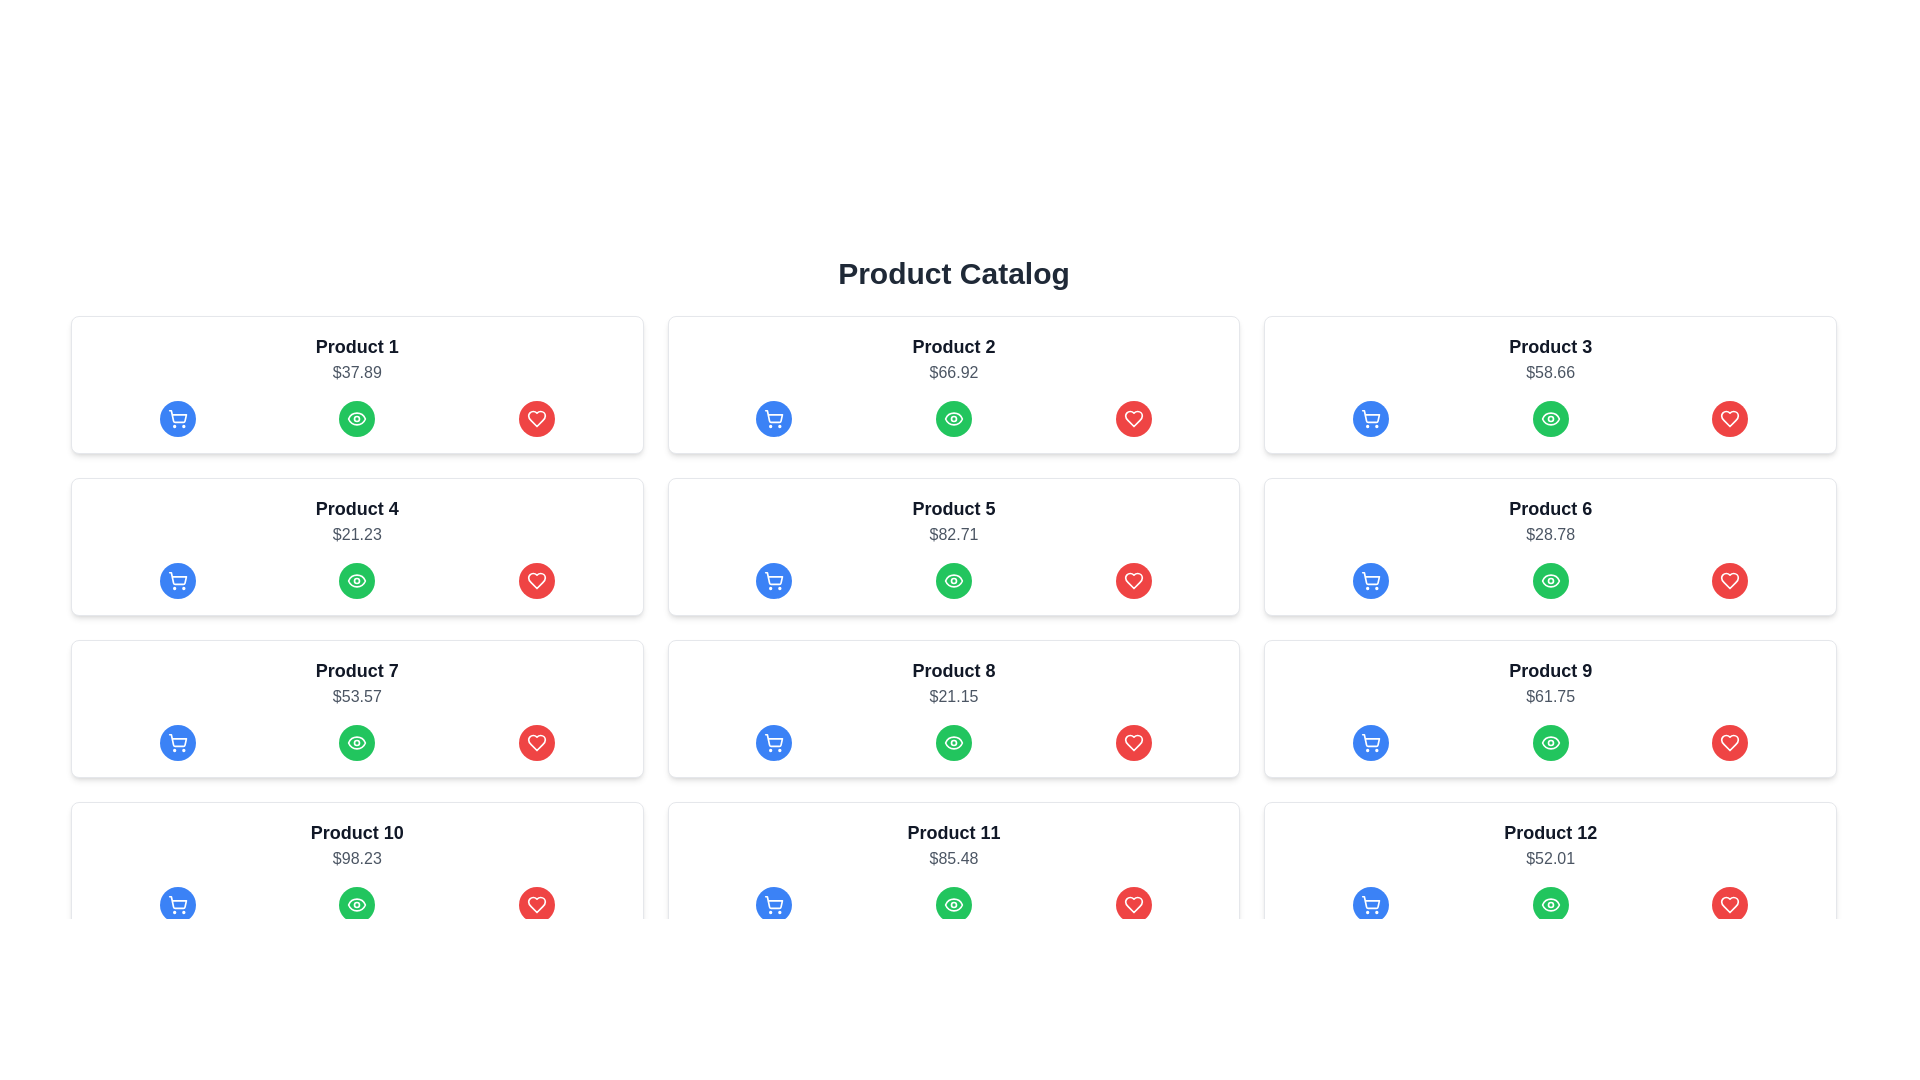  What do you see at coordinates (357, 671) in the screenshot?
I see `the text label displaying 'Product 7' which is located at the center of the product card in the third row, first column of the product catalog grid` at bounding box center [357, 671].